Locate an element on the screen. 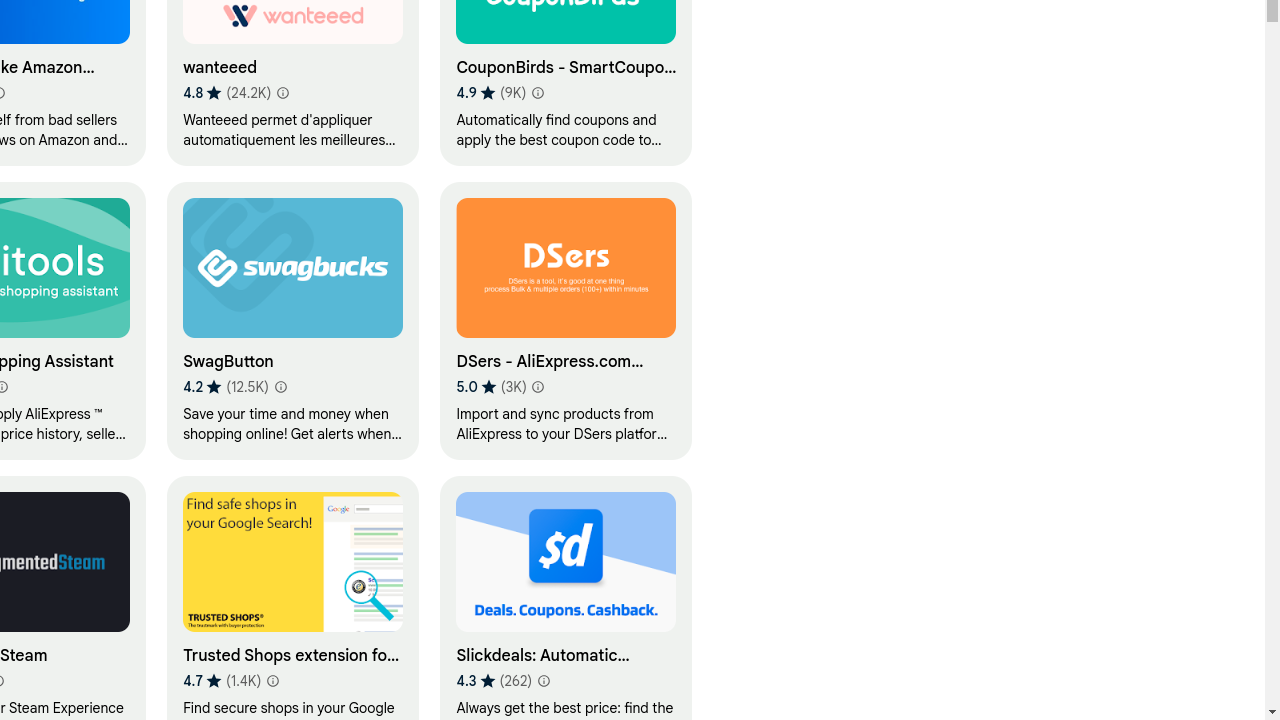 The image size is (1280, 720). 'Learn more about results and reviews "wanteeed"' is located at coordinates (281, 93).